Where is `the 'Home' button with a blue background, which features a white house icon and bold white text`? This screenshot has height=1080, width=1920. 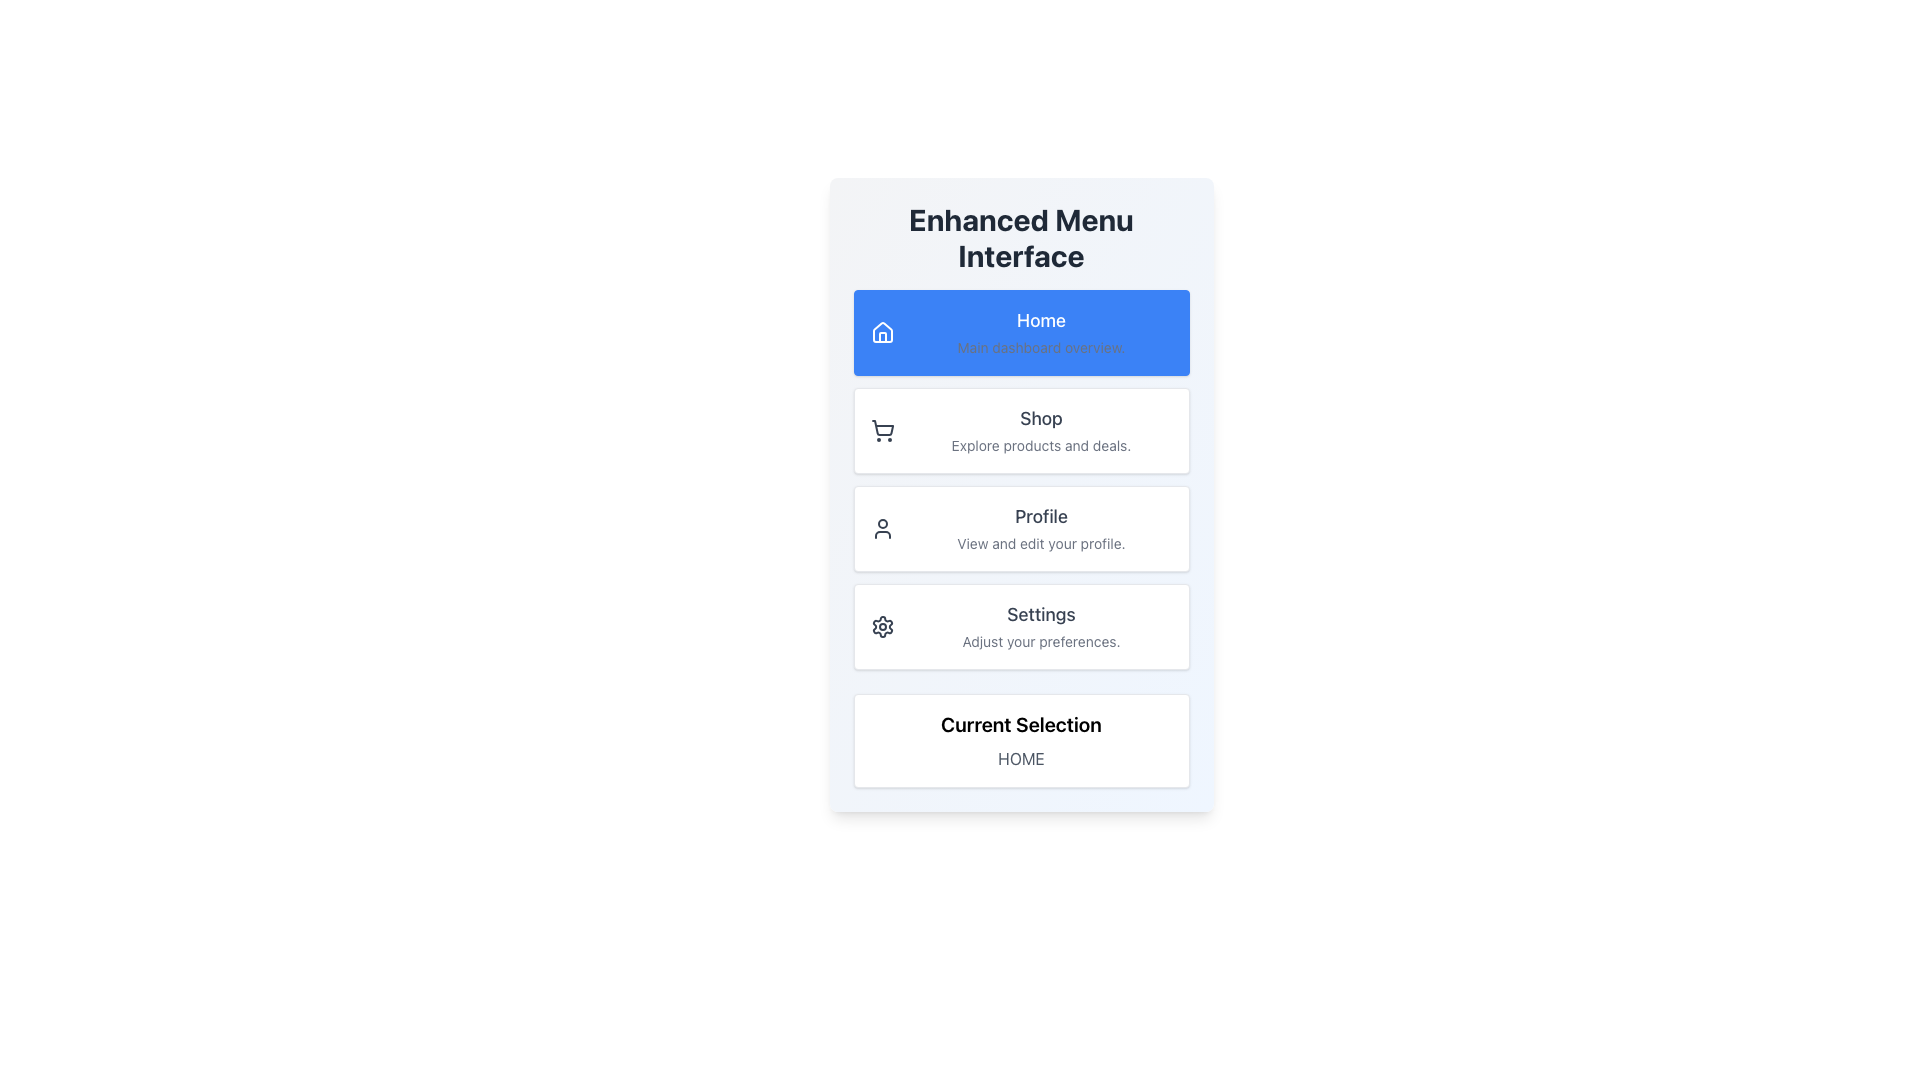 the 'Home' button with a blue background, which features a white house icon and bold white text is located at coordinates (1021, 331).